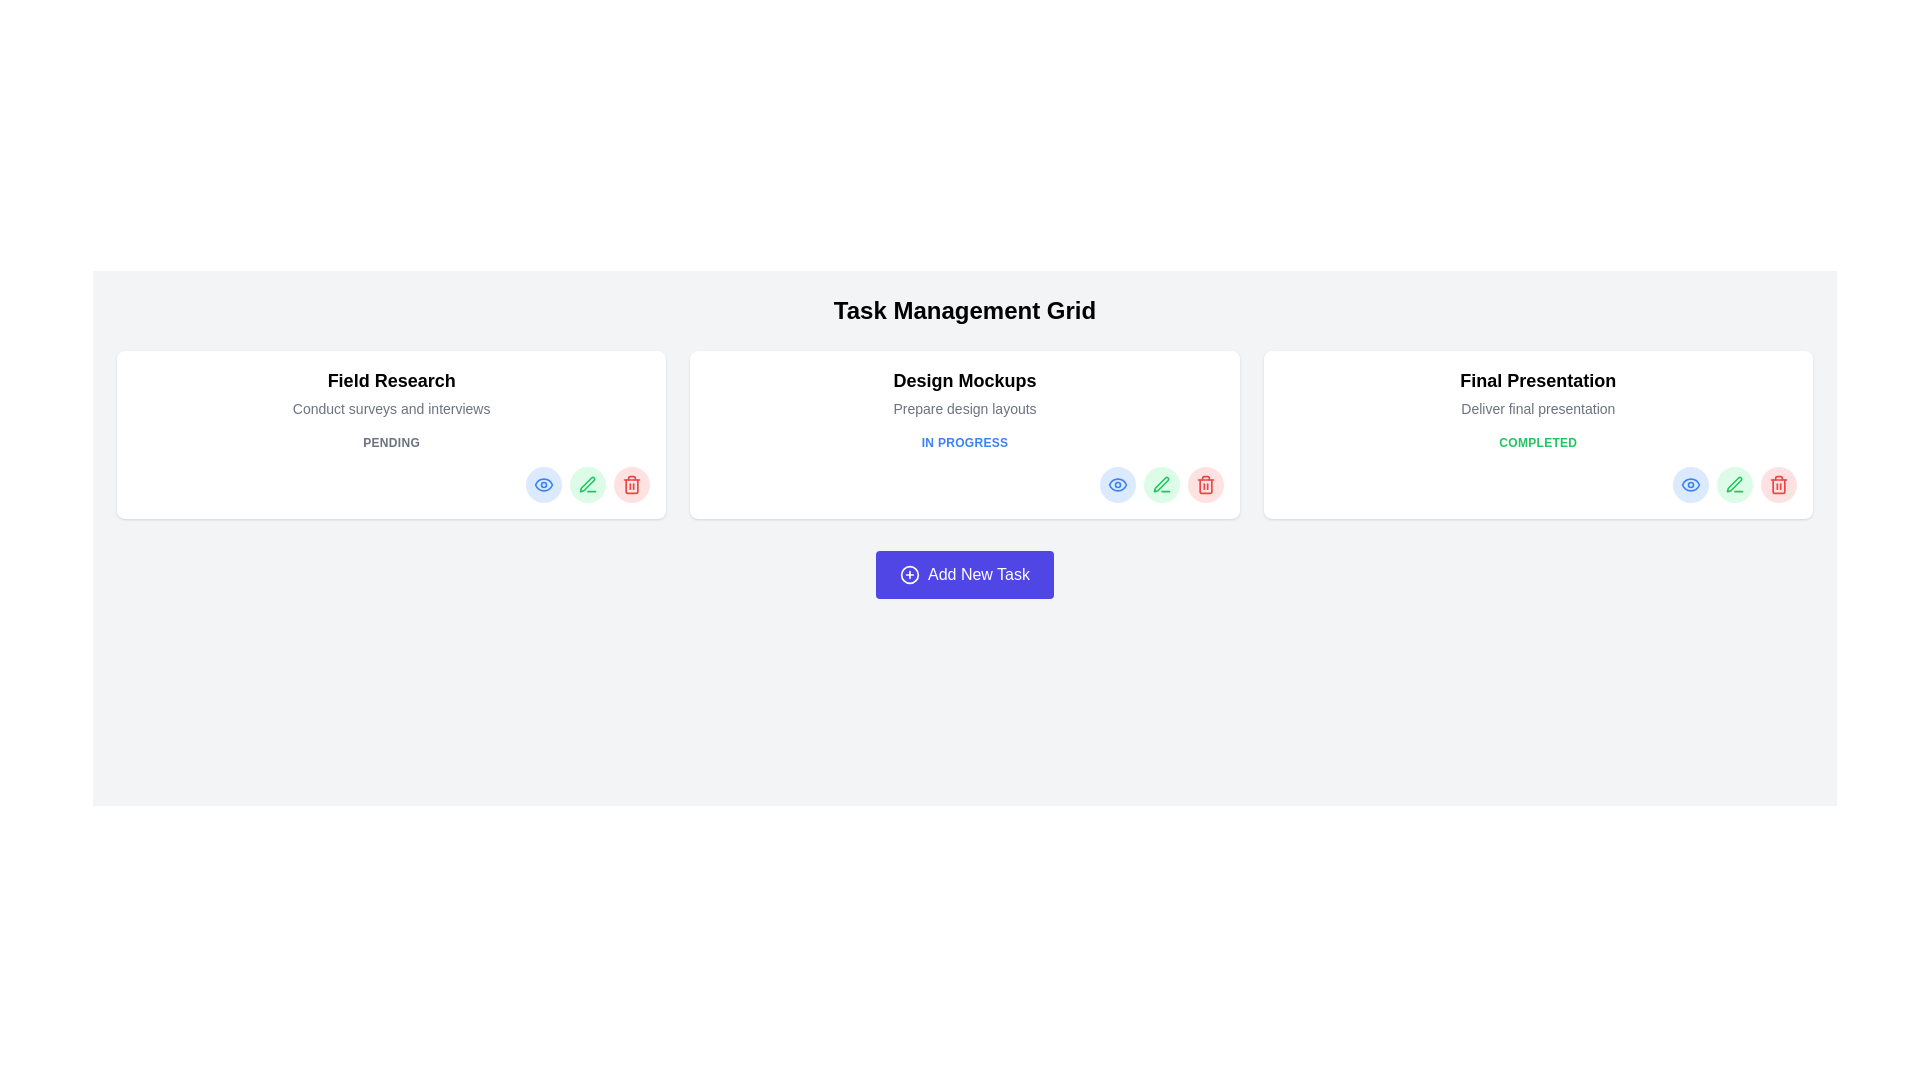 The image size is (1920, 1080). Describe the element at coordinates (964, 407) in the screenshot. I see `the text label that reads 'Prepare design layouts', which is styled in gray and positioned below 'Design Mockups' in the middle card of a three-card layout` at that location.